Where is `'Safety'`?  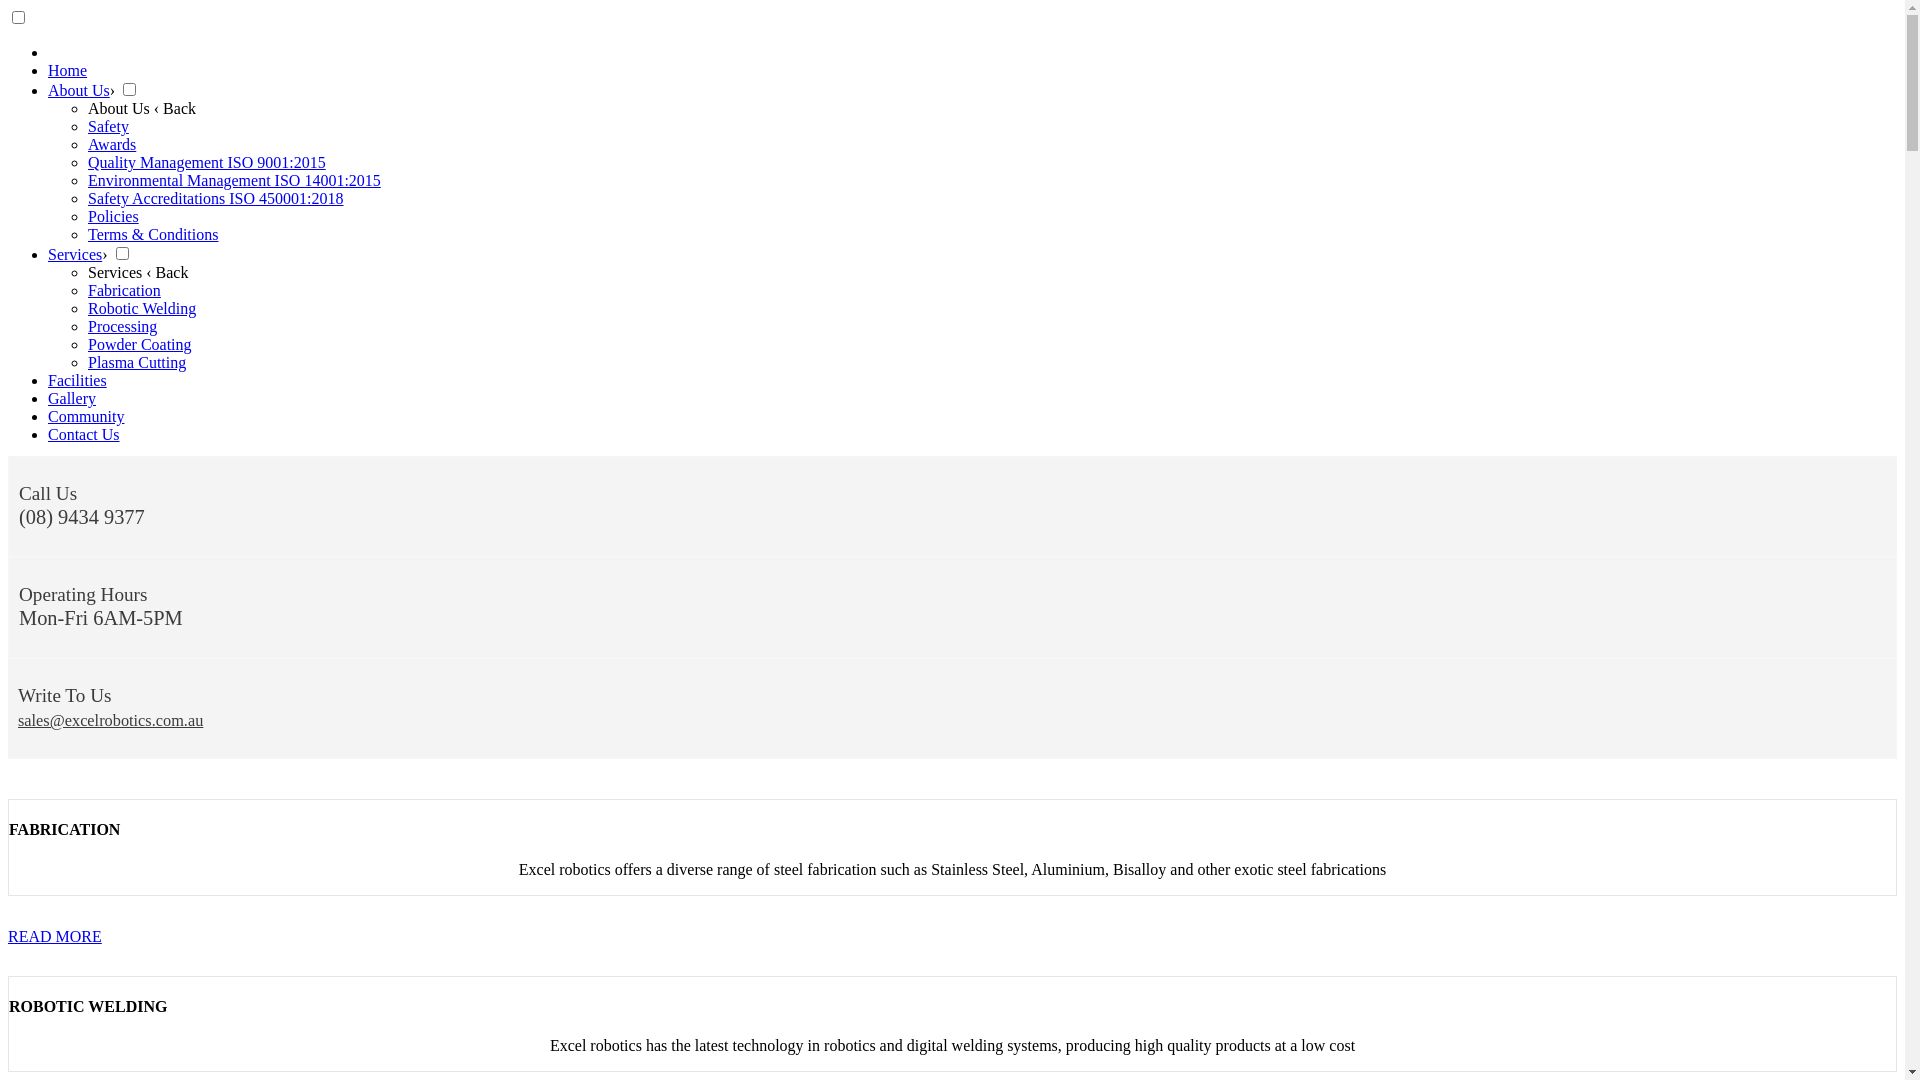
'Safety' is located at coordinates (107, 126).